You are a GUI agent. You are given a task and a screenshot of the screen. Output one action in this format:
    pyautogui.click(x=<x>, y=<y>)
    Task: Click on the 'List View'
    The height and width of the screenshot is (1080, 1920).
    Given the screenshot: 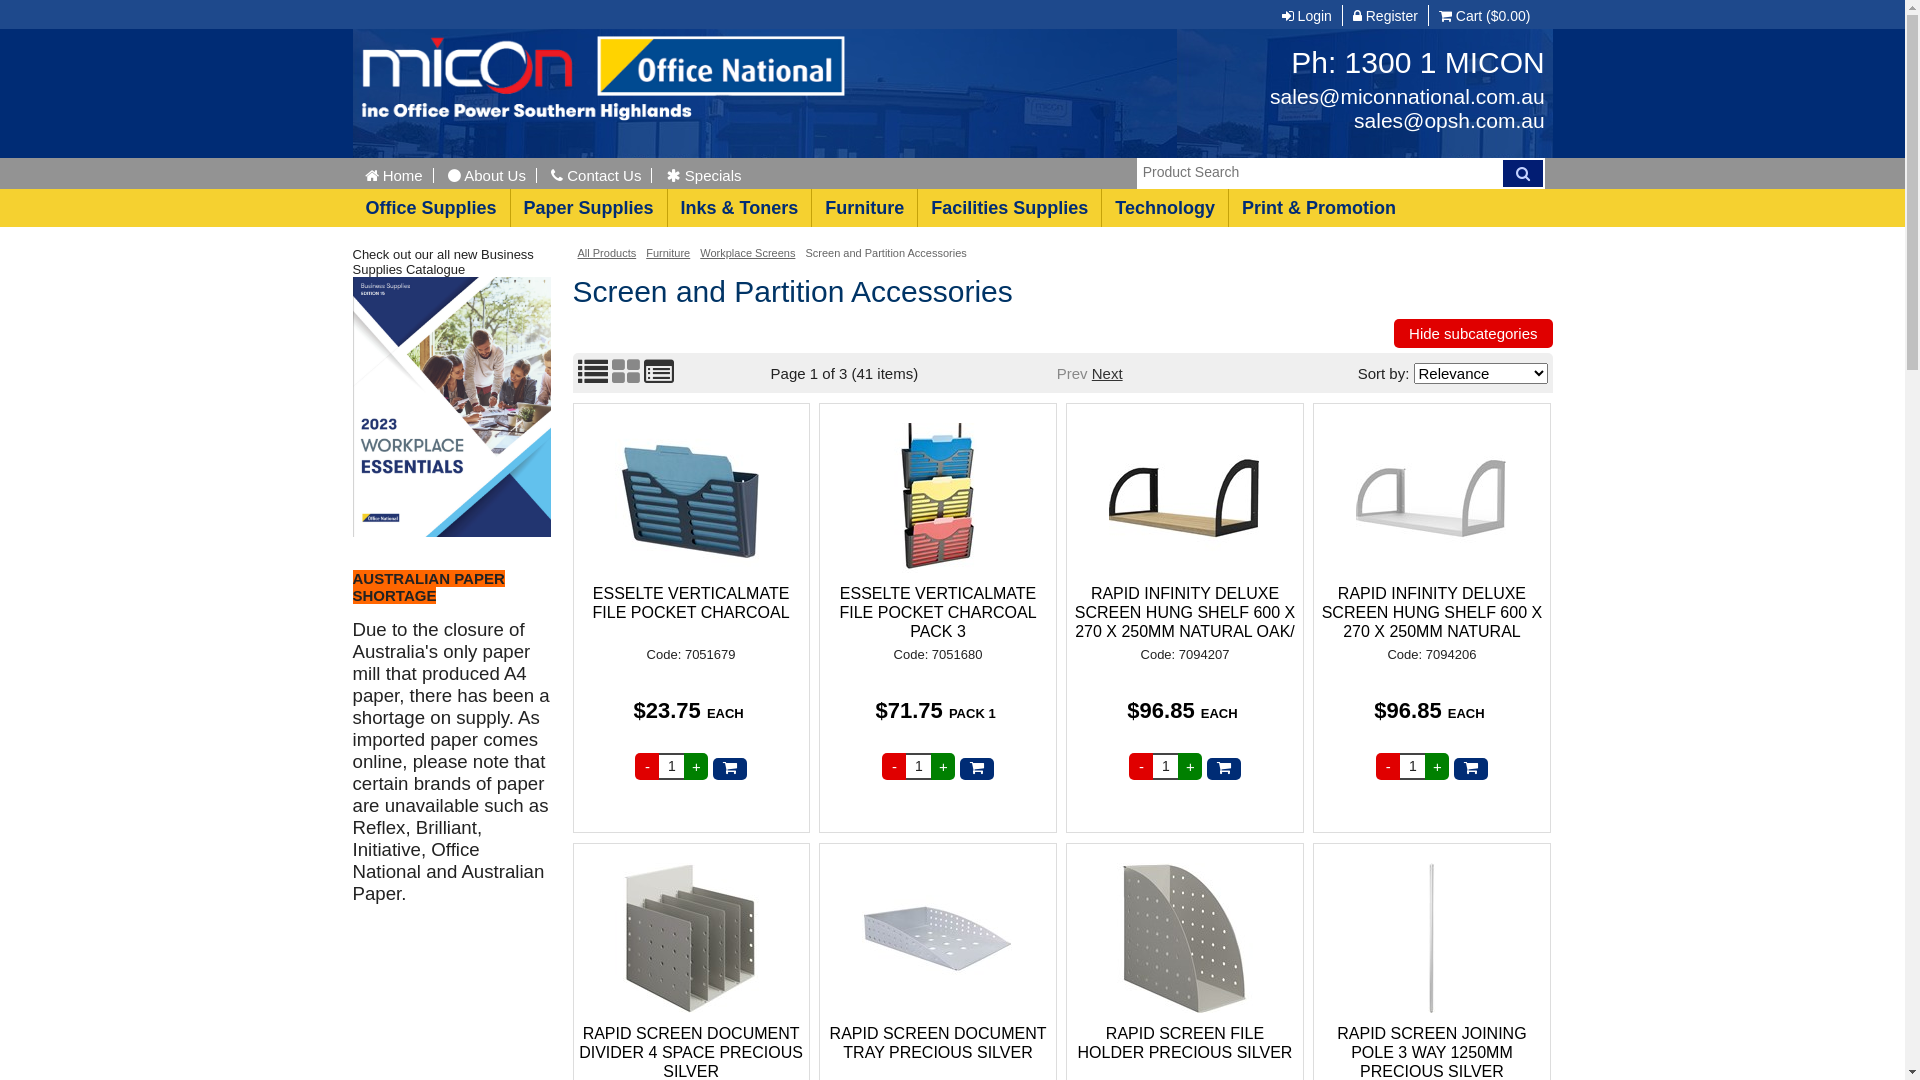 What is the action you would take?
    pyautogui.click(x=592, y=377)
    